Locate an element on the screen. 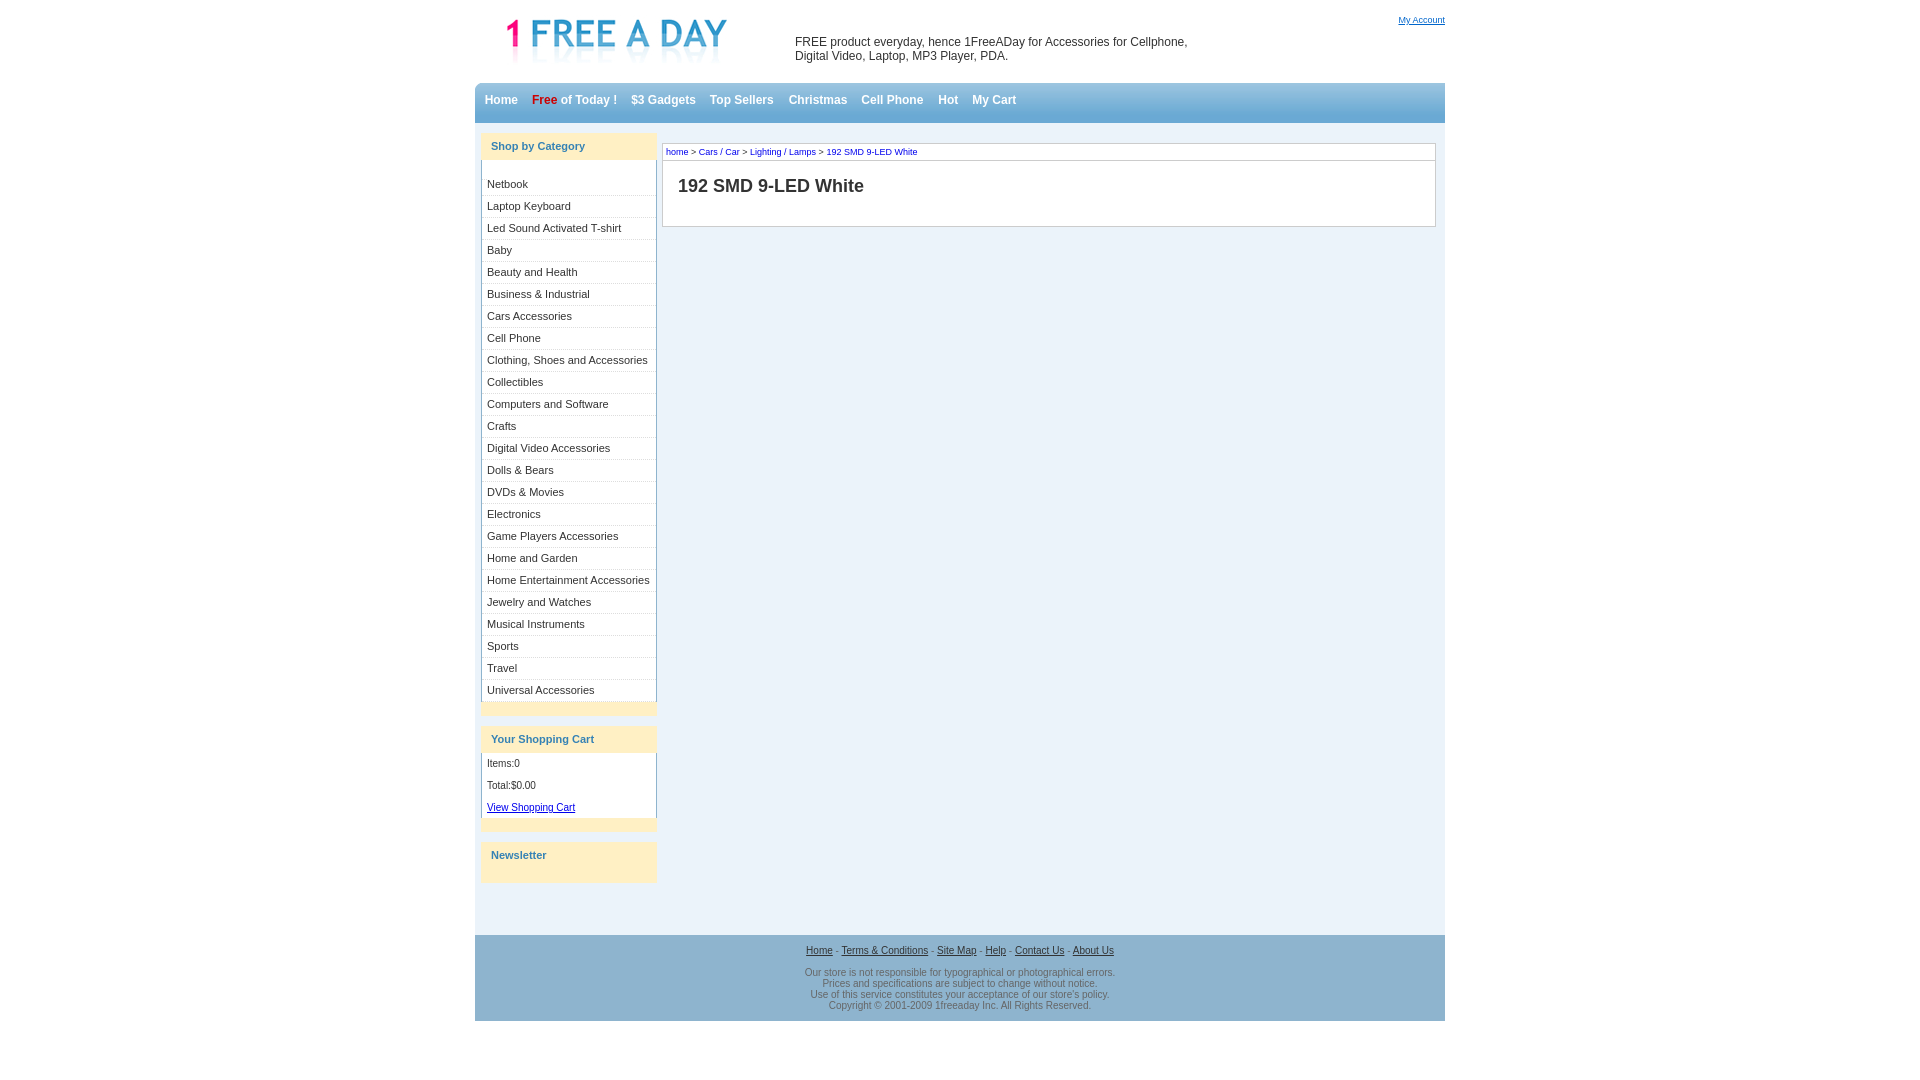  'Home' is located at coordinates (501, 100).